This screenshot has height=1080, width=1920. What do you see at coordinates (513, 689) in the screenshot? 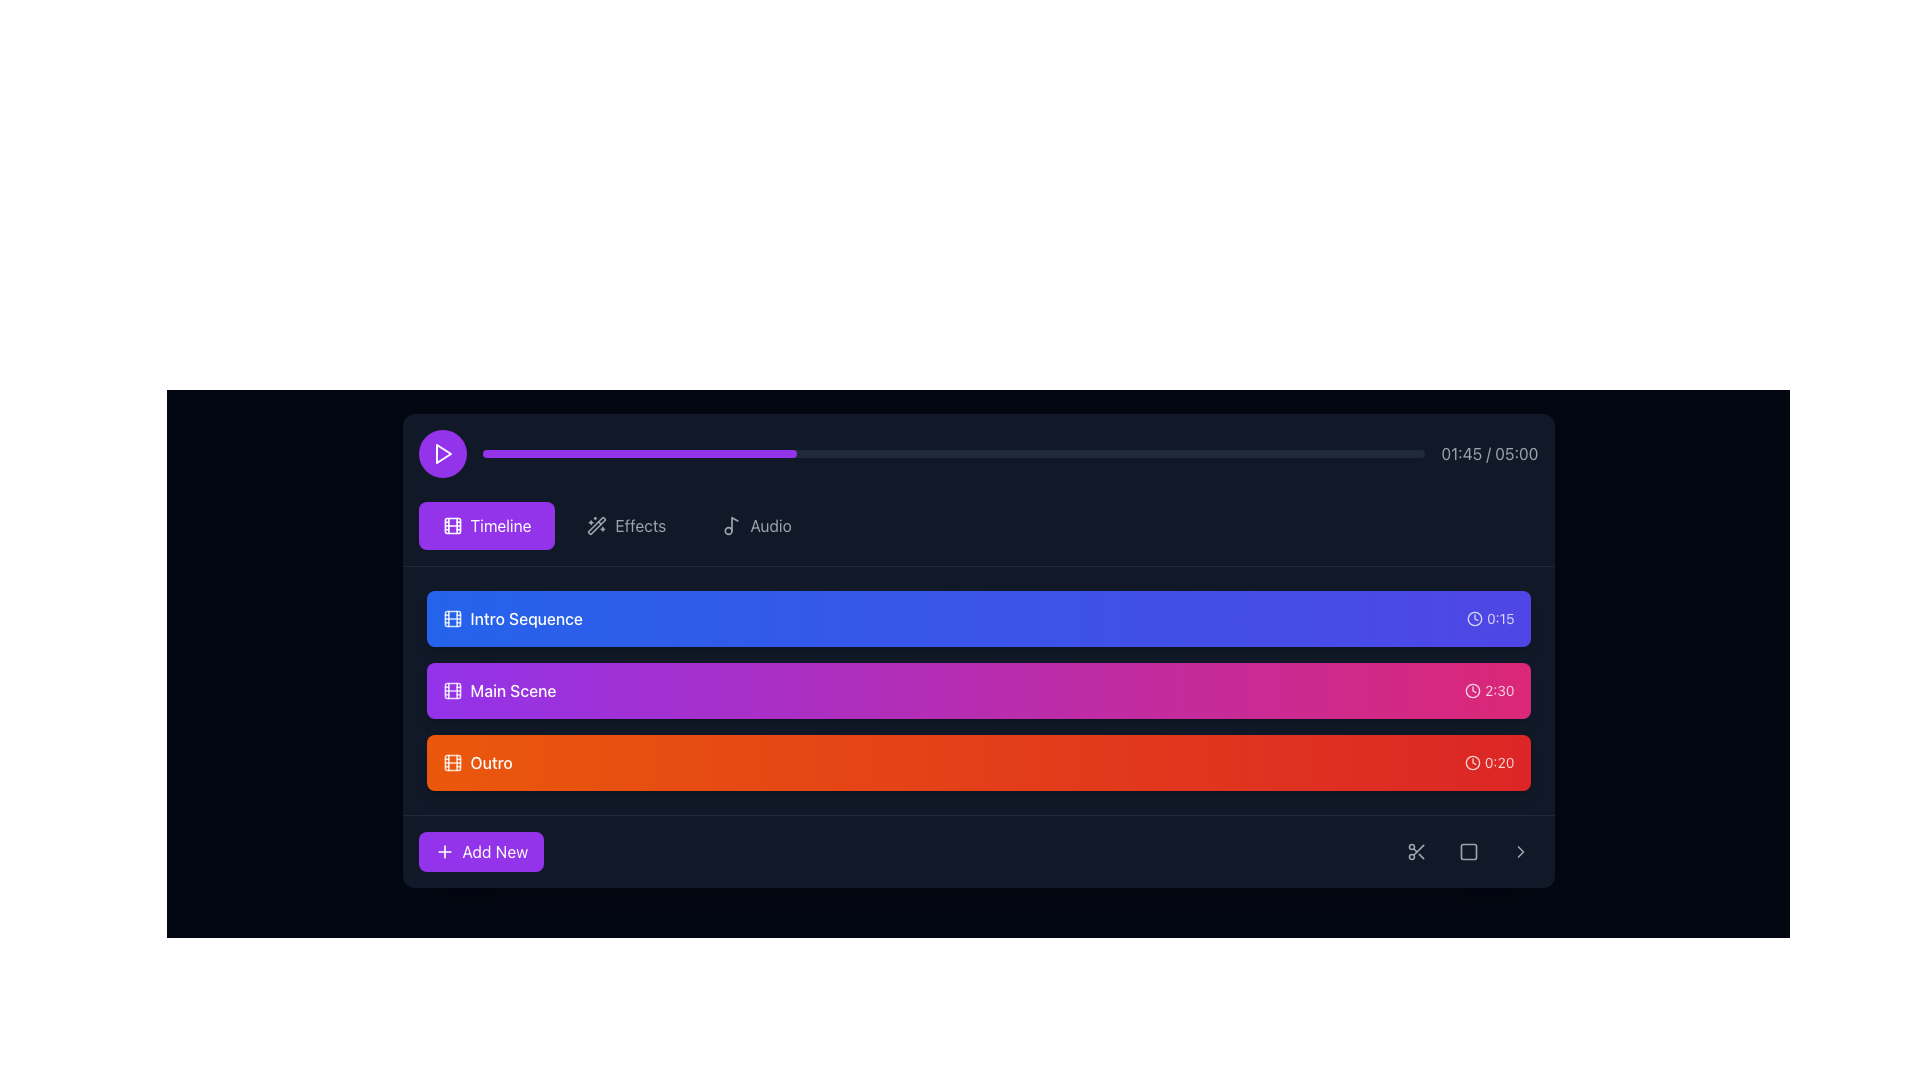
I see `the 'Main Scene' text label, which is the second item in the series of sections labeled 'Intro Sequence', 'Main Scene', and 'Outro'. This label helps users identify and select the specific segment in the timeline` at bounding box center [513, 689].